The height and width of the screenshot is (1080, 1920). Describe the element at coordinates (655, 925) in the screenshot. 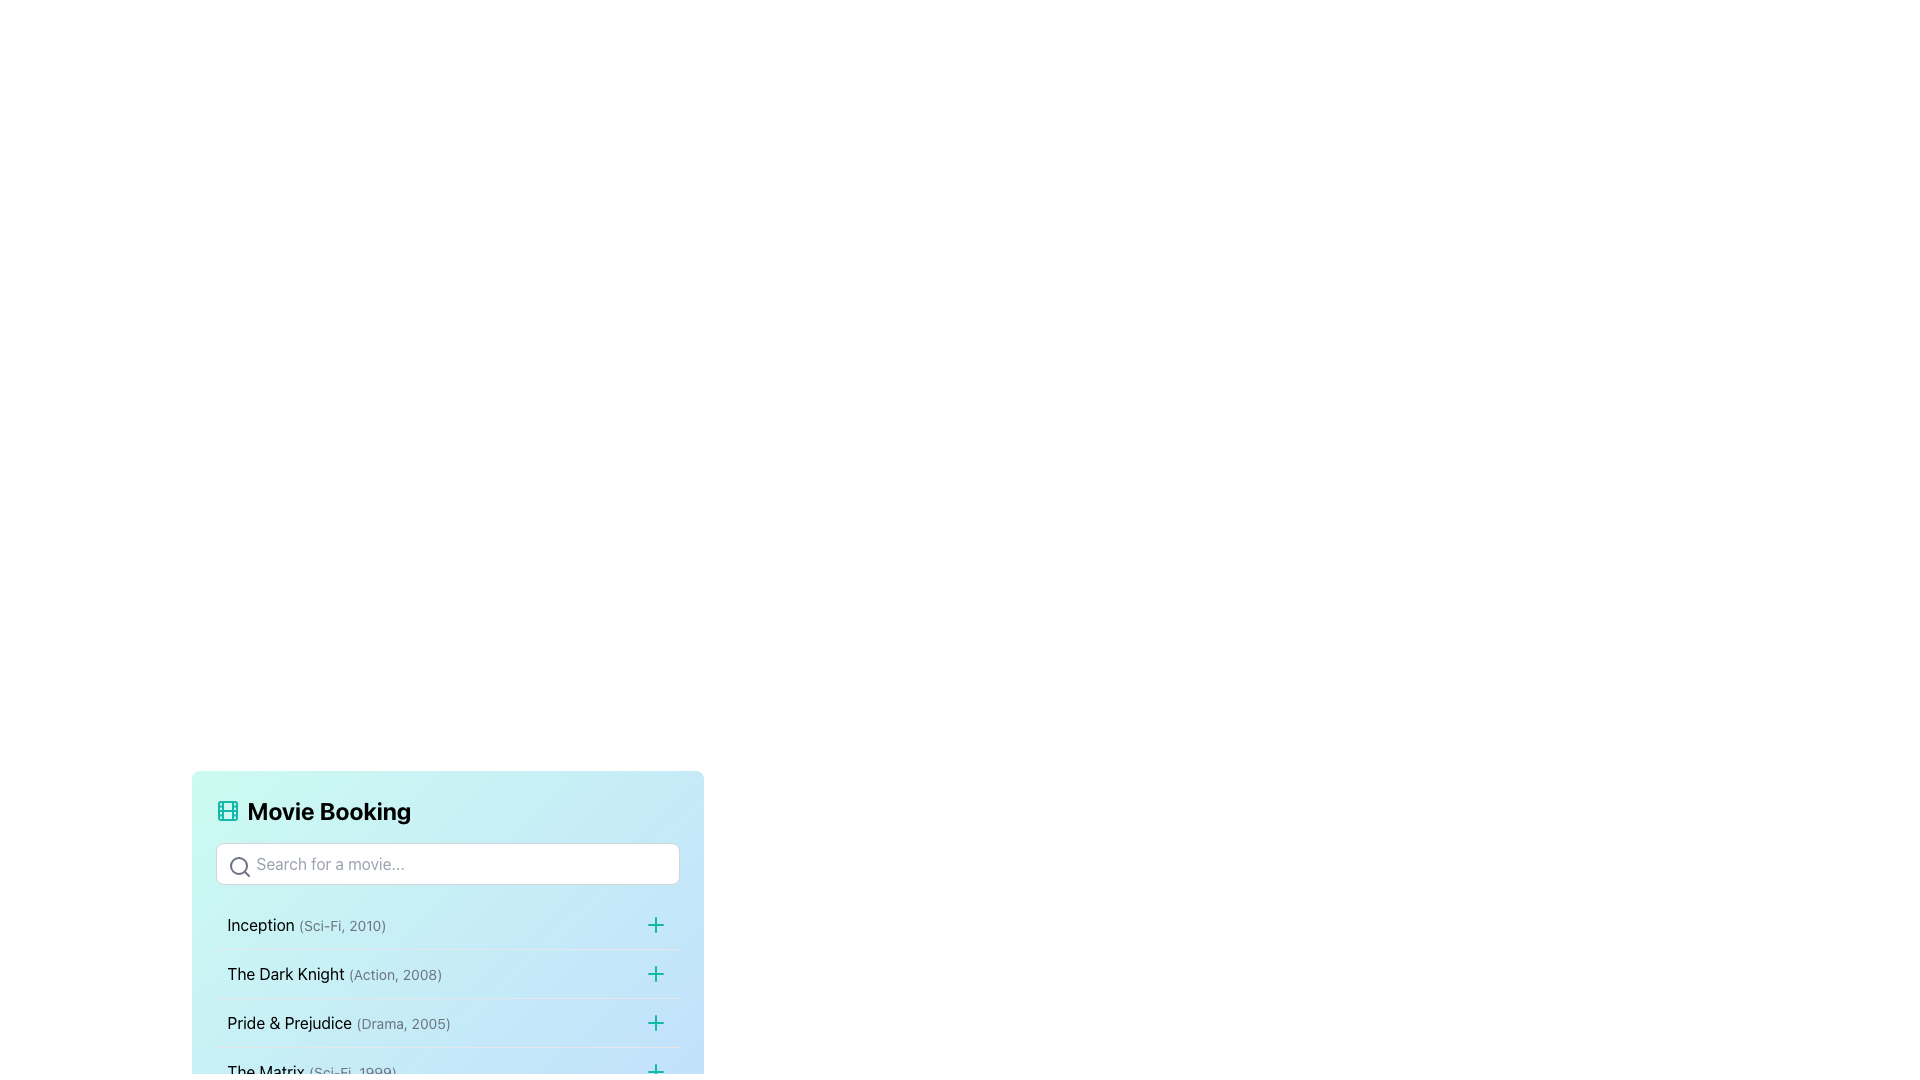

I see `the small teal-colored plus icon button located at the far-right of the row for the movie 'Inception' in the movie list interface` at that location.